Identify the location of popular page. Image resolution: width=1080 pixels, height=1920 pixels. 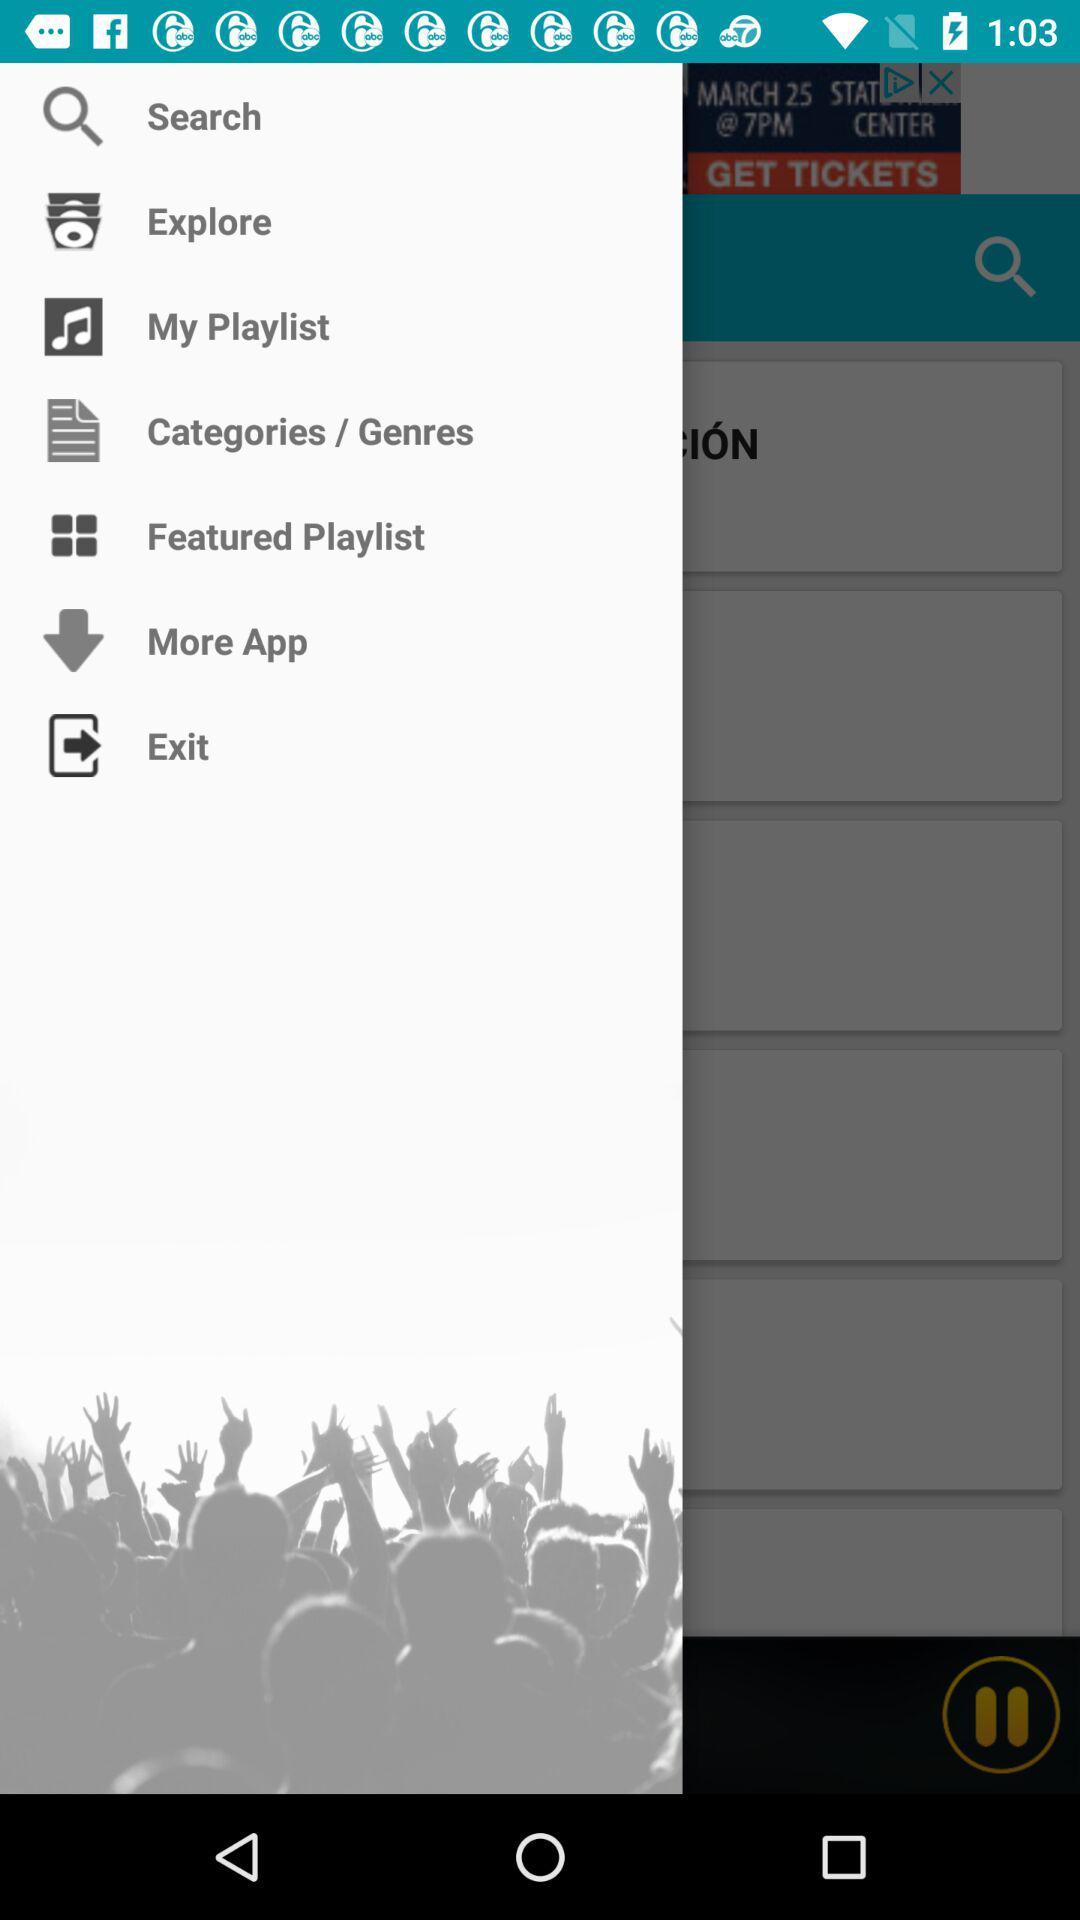
(72, 266).